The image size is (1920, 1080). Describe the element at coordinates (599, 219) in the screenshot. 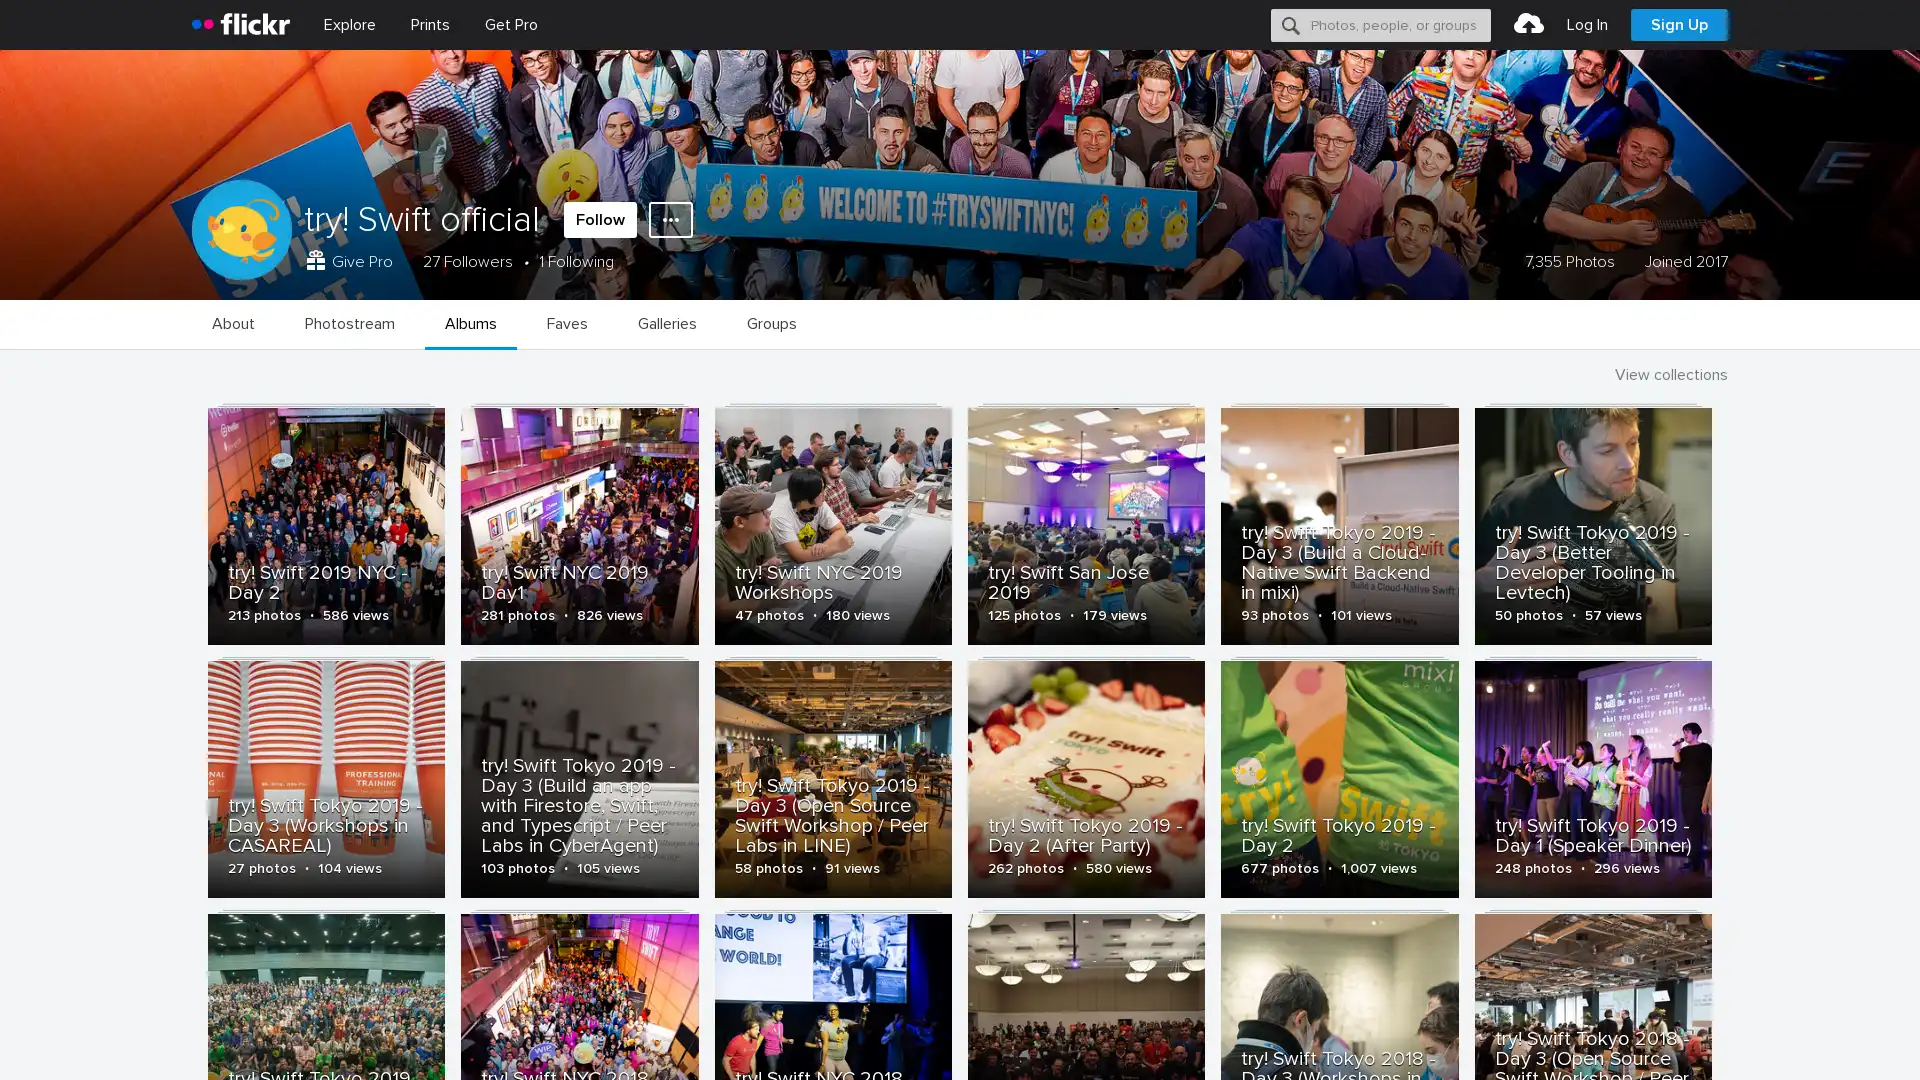

I see `Follow` at that location.